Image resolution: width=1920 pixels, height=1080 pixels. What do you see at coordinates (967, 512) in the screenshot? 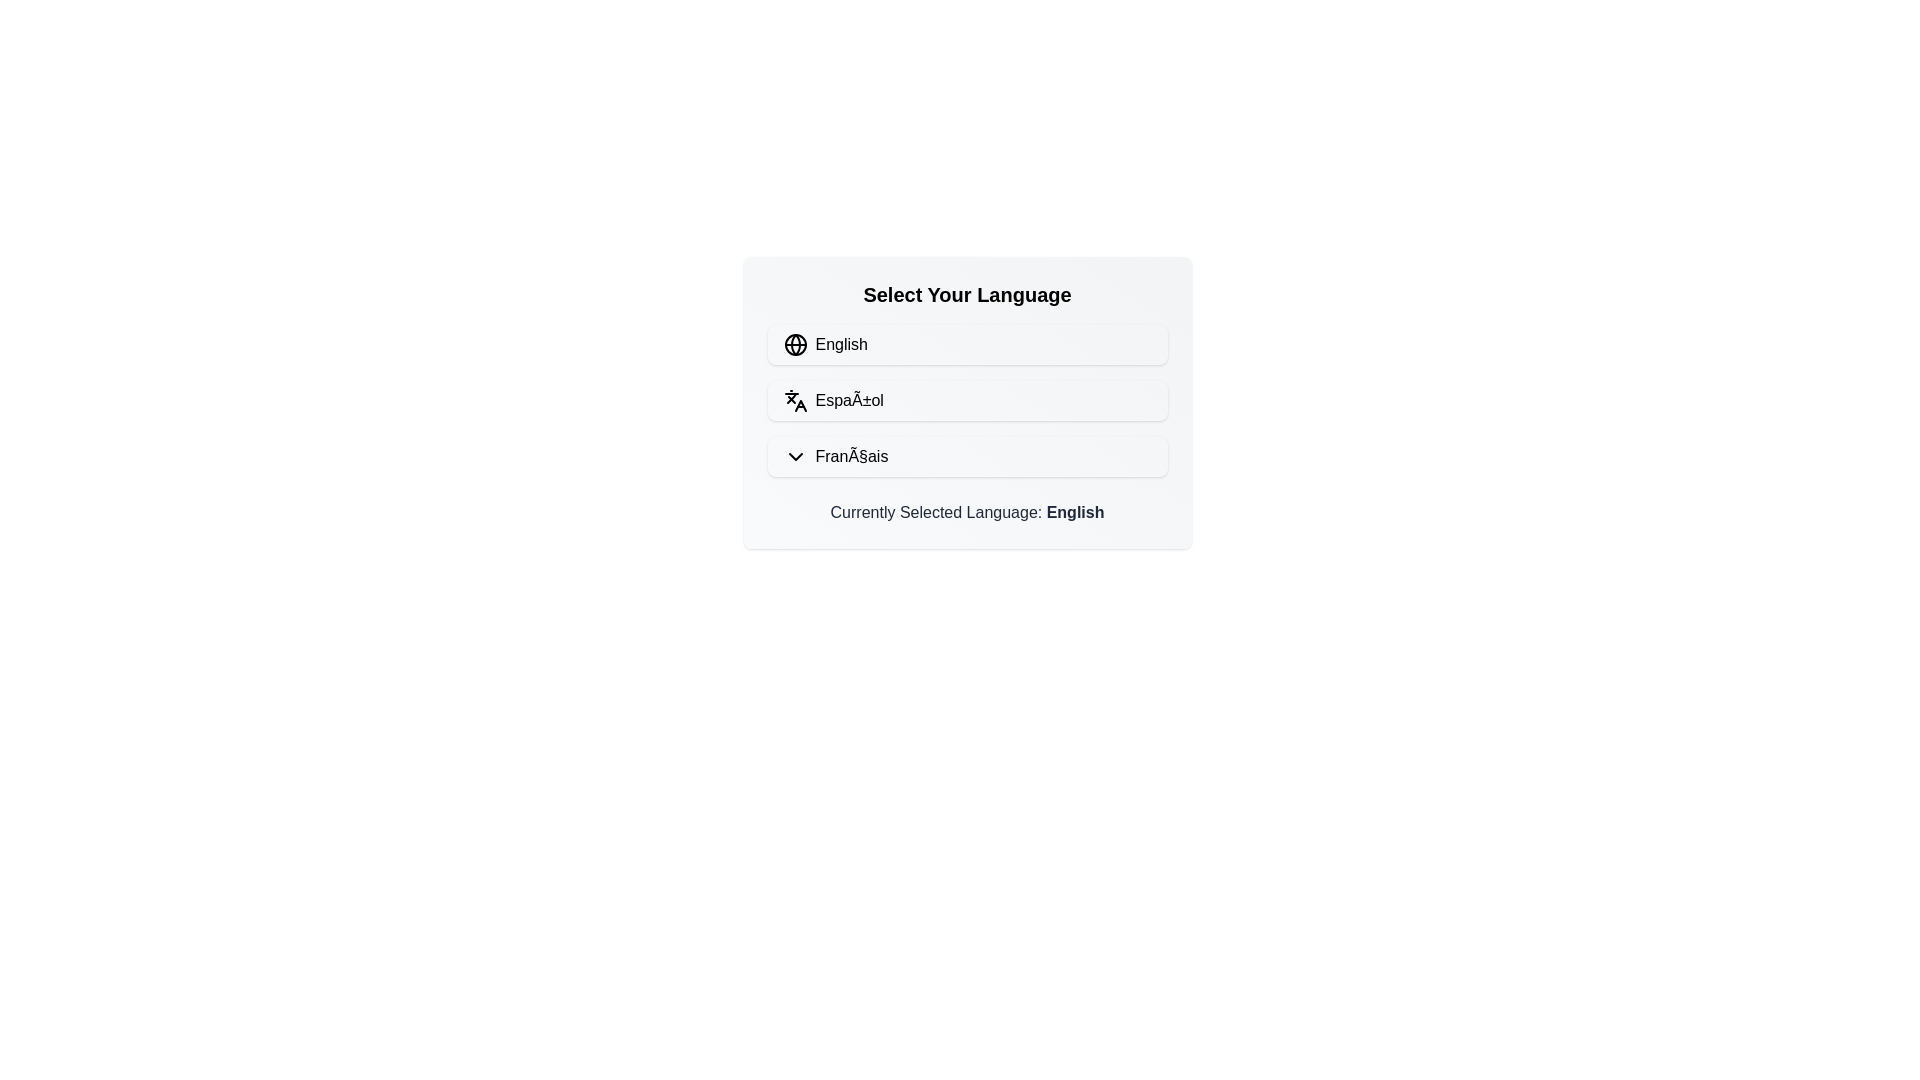
I see `text displayed in the Text Display component which shows 'Currently Selected Language: English', emphasized with 'English' in bold` at bounding box center [967, 512].